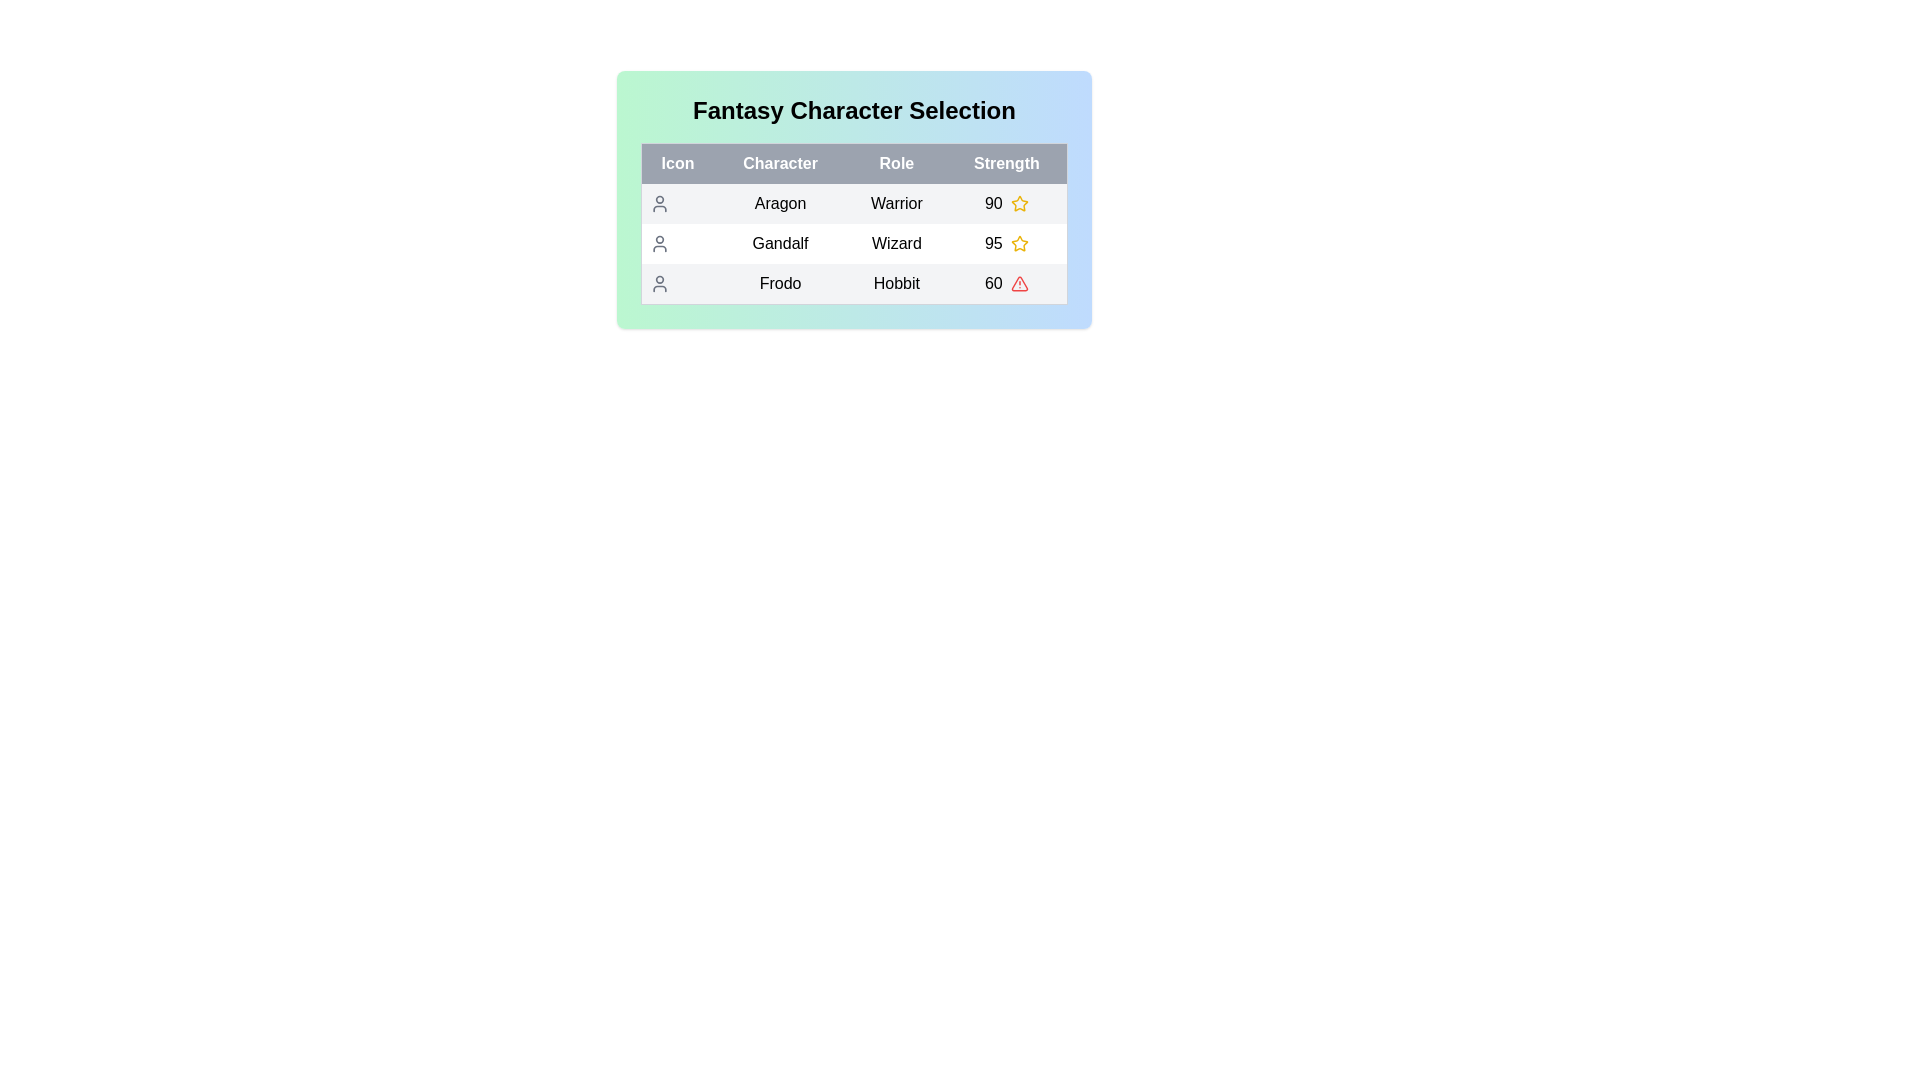 The image size is (1920, 1080). What do you see at coordinates (854, 284) in the screenshot?
I see `the row corresponding to Frodo to reveal additional details` at bounding box center [854, 284].